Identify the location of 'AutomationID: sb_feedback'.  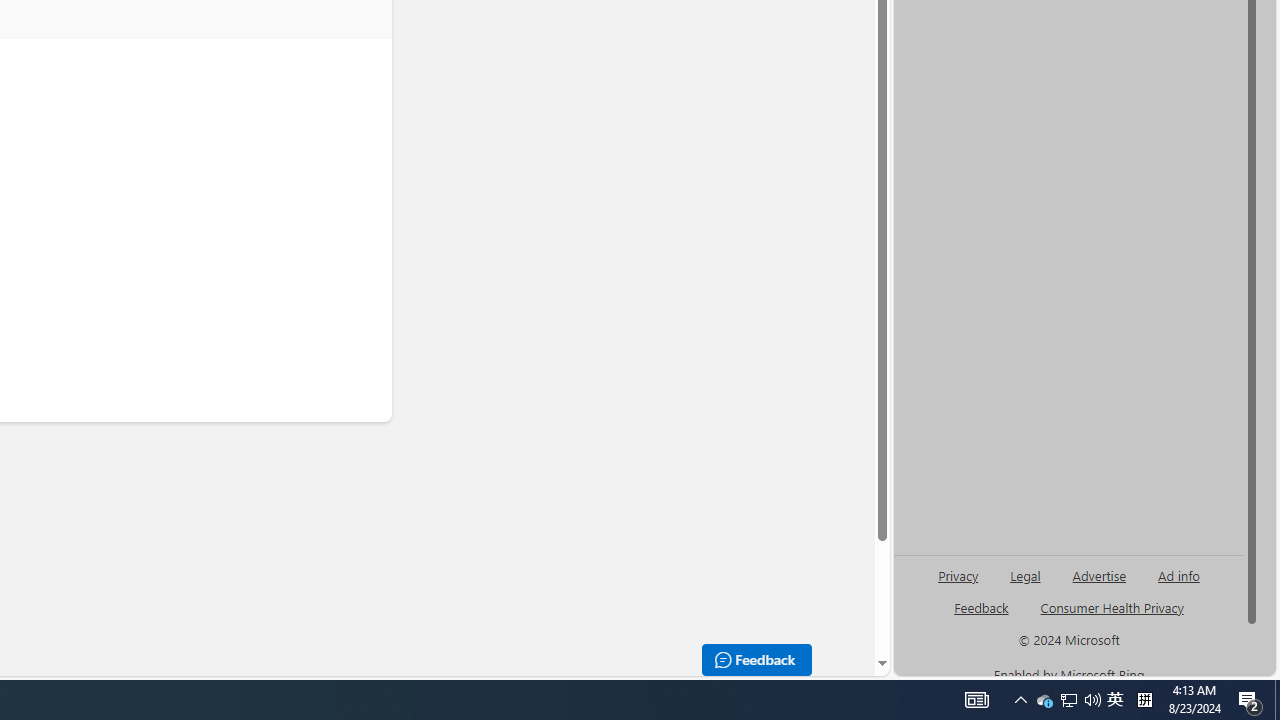
(981, 606).